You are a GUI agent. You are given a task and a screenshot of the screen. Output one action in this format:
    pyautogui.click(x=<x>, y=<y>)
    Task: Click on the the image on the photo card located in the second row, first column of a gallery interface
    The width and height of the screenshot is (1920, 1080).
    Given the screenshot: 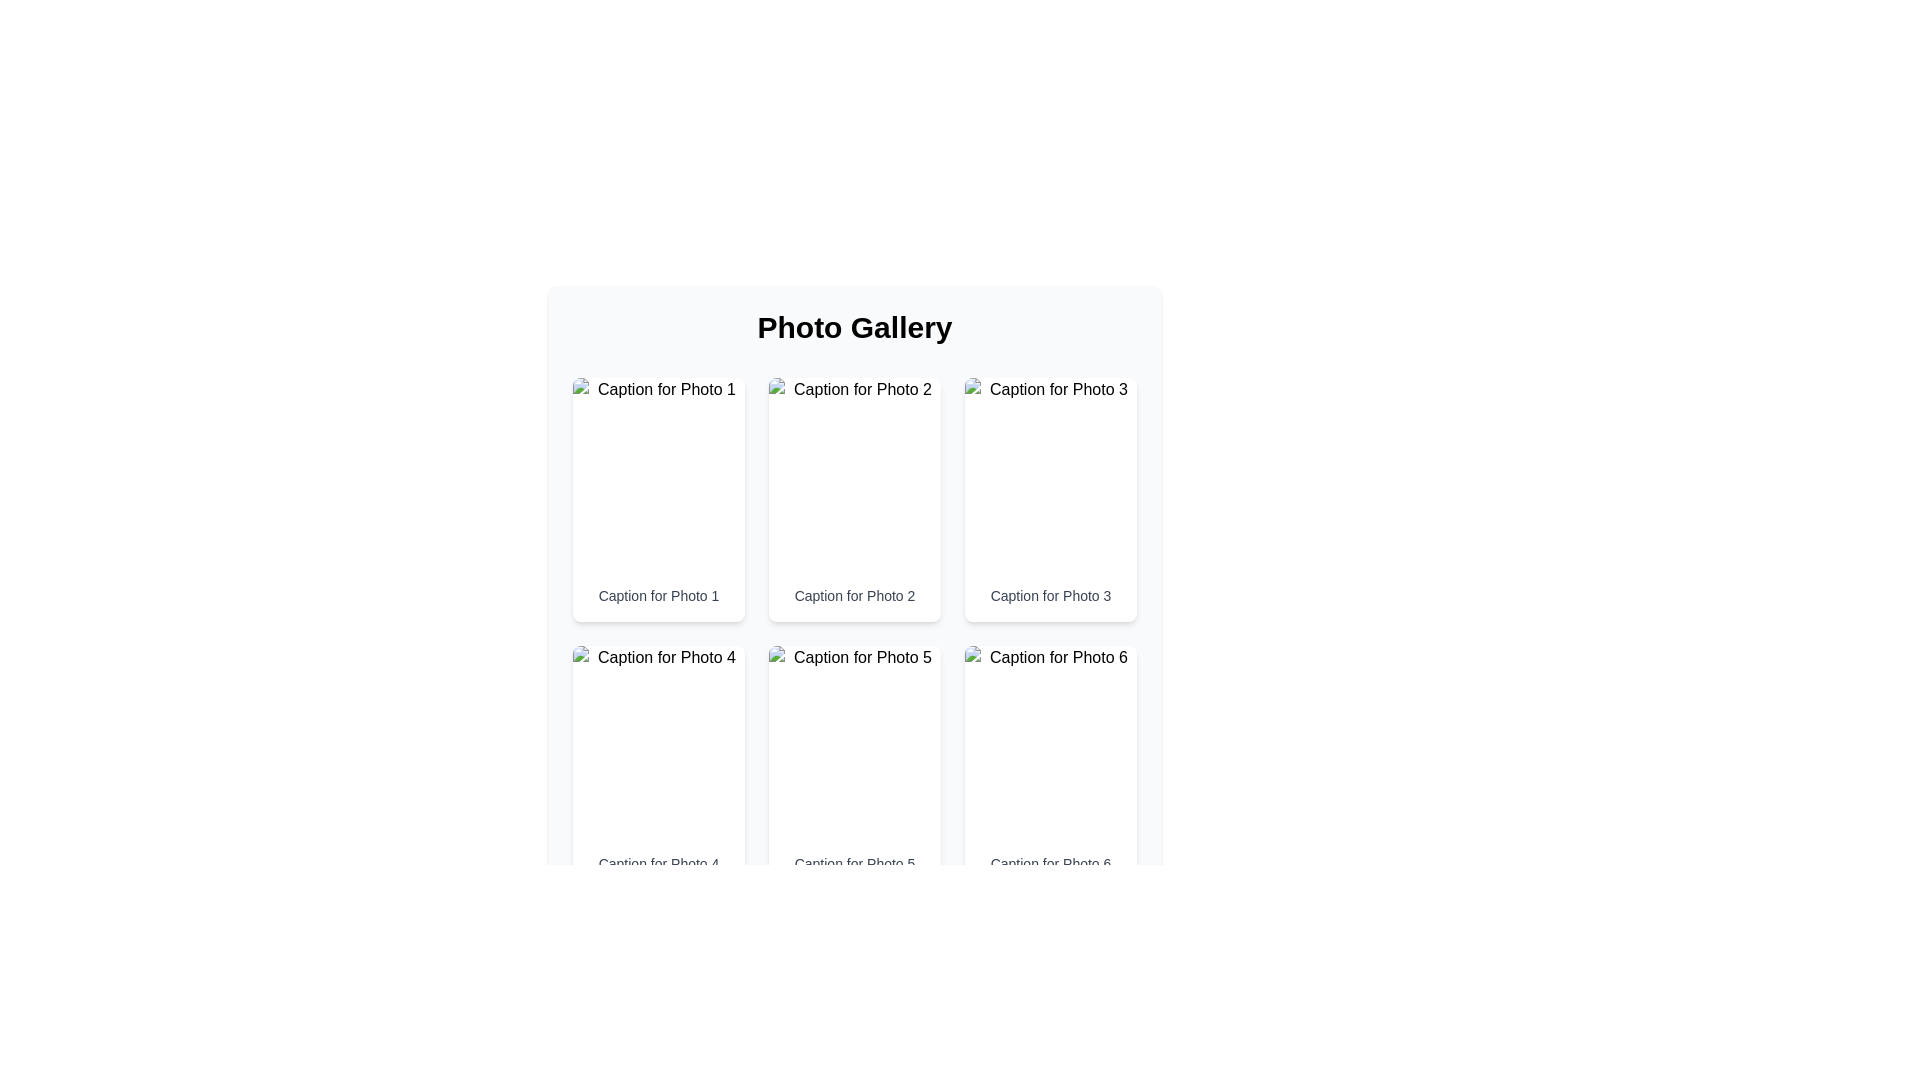 What is the action you would take?
    pyautogui.click(x=658, y=766)
    